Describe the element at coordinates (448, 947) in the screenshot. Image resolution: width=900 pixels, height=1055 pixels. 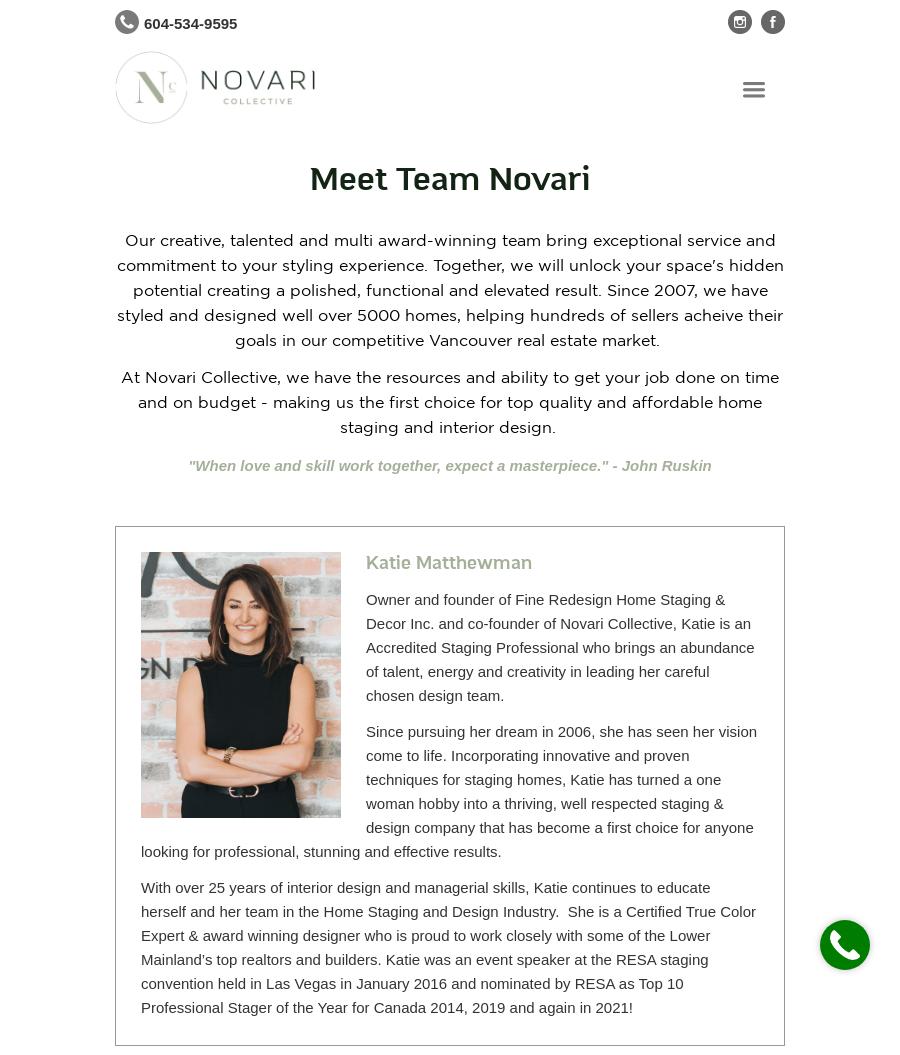
I see `'With over 25 years of interior design and managerial skills, Katie continues to educate herself and her team in the Home Staging and Design Industry.  She is a Certified True Color Expert & award winning designer who is proud to work closely with some of the Lower Mainland’s top realtors and builders. Katie was an event speaker at the RESA staging convention held in Las Vegas in January 2016 and nominated by RESA as Top 10 Professional Stager of the Year for Canada 2014, 2019 and again in 2021!'` at that location.